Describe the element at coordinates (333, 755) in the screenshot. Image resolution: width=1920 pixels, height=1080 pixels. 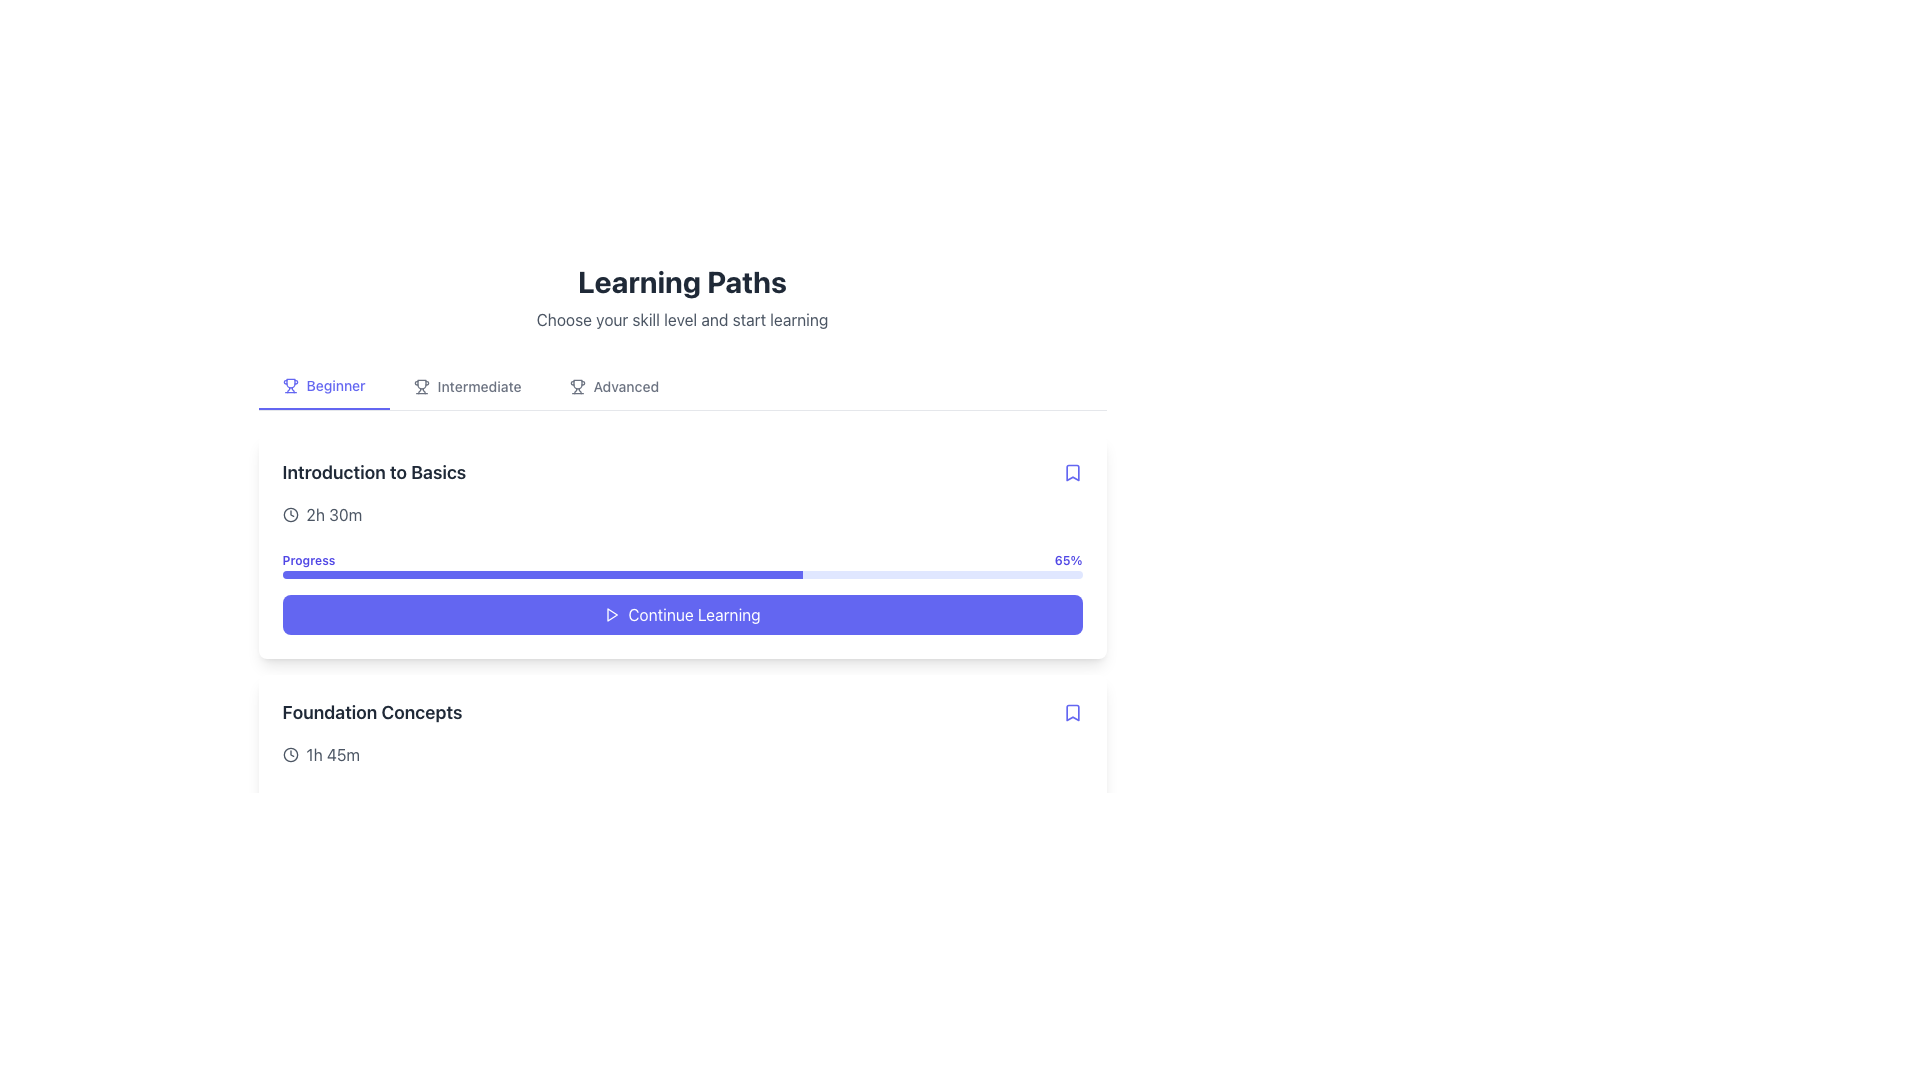
I see `the text display label showing the duration '1h 45m', which is styled in neutral gray and located in the bottom section of the 'Foundation Concepts' area, adjacent to a clock icon` at that location.